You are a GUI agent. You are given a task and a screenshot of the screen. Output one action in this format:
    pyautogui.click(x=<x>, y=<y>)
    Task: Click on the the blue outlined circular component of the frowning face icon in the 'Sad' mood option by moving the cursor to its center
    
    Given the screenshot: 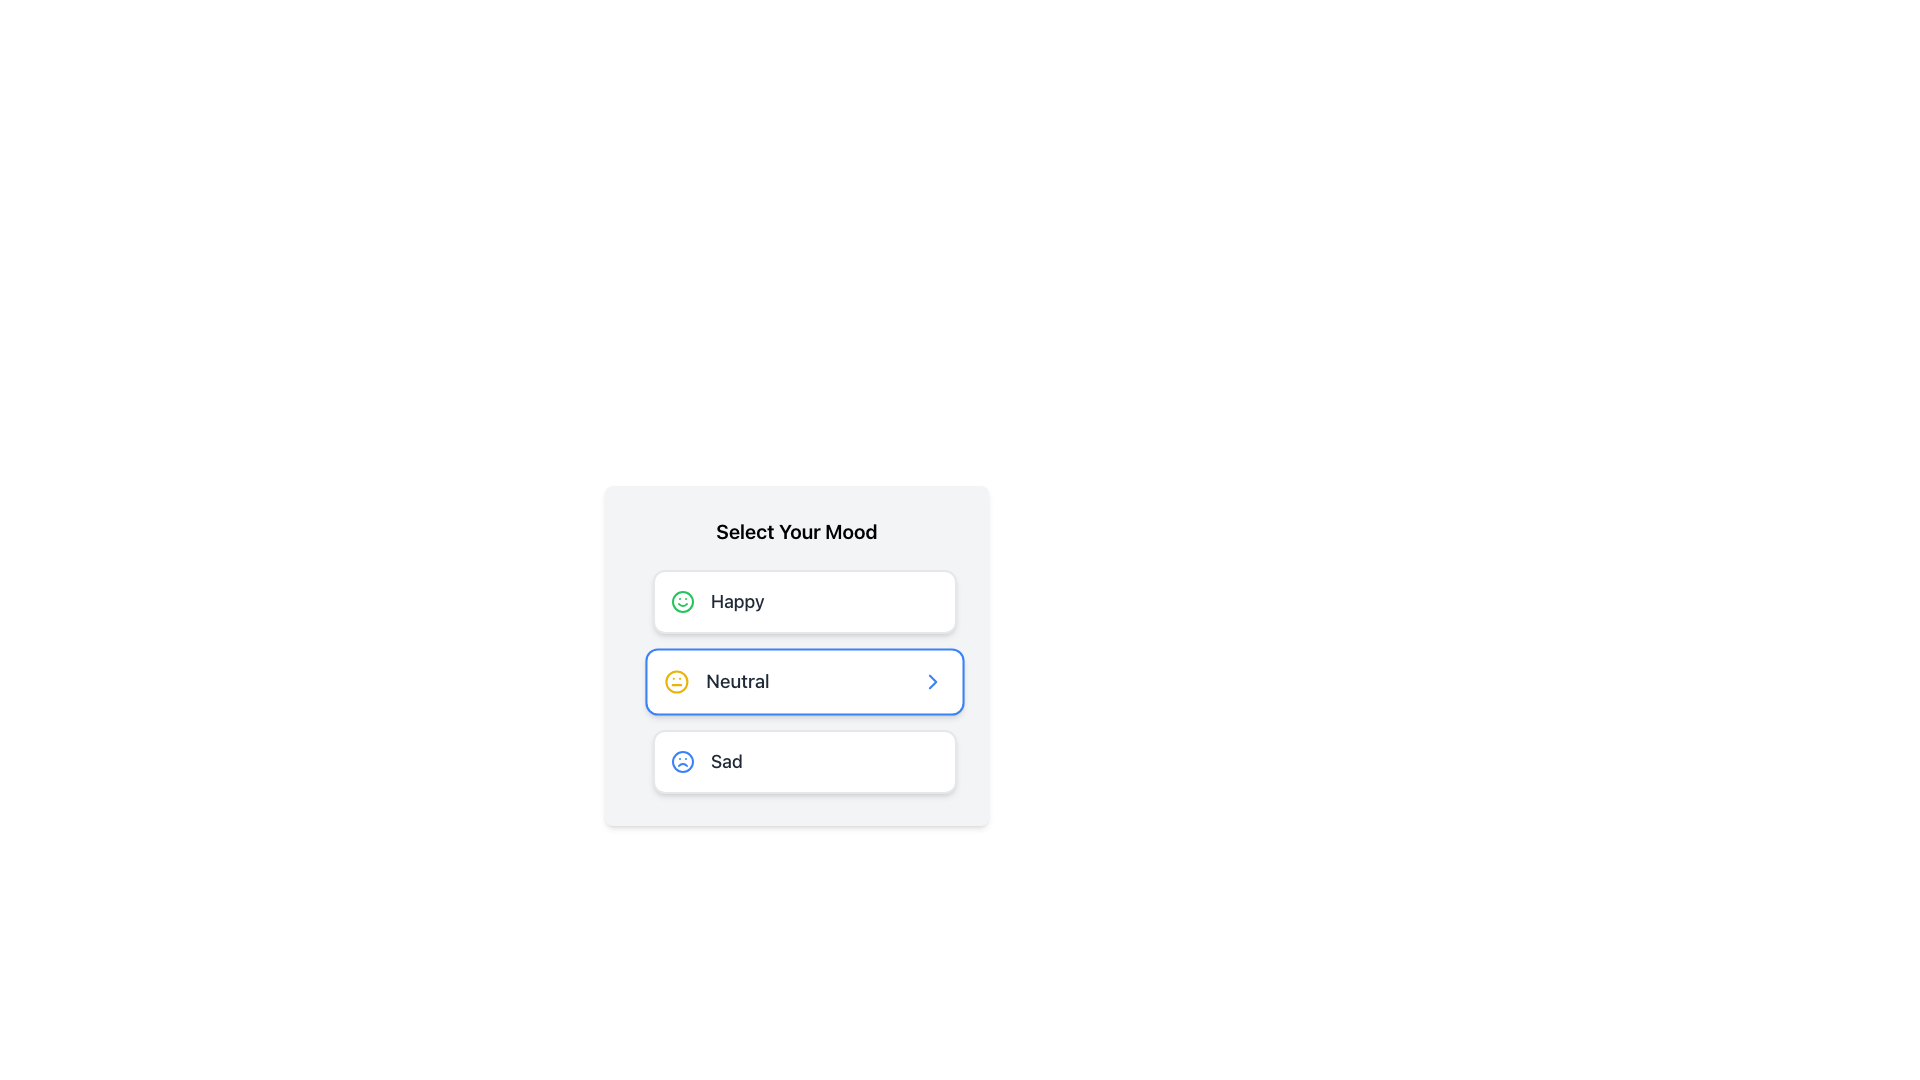 What is the action you would take?
    pyautogui.click(x=682, y=762)
    